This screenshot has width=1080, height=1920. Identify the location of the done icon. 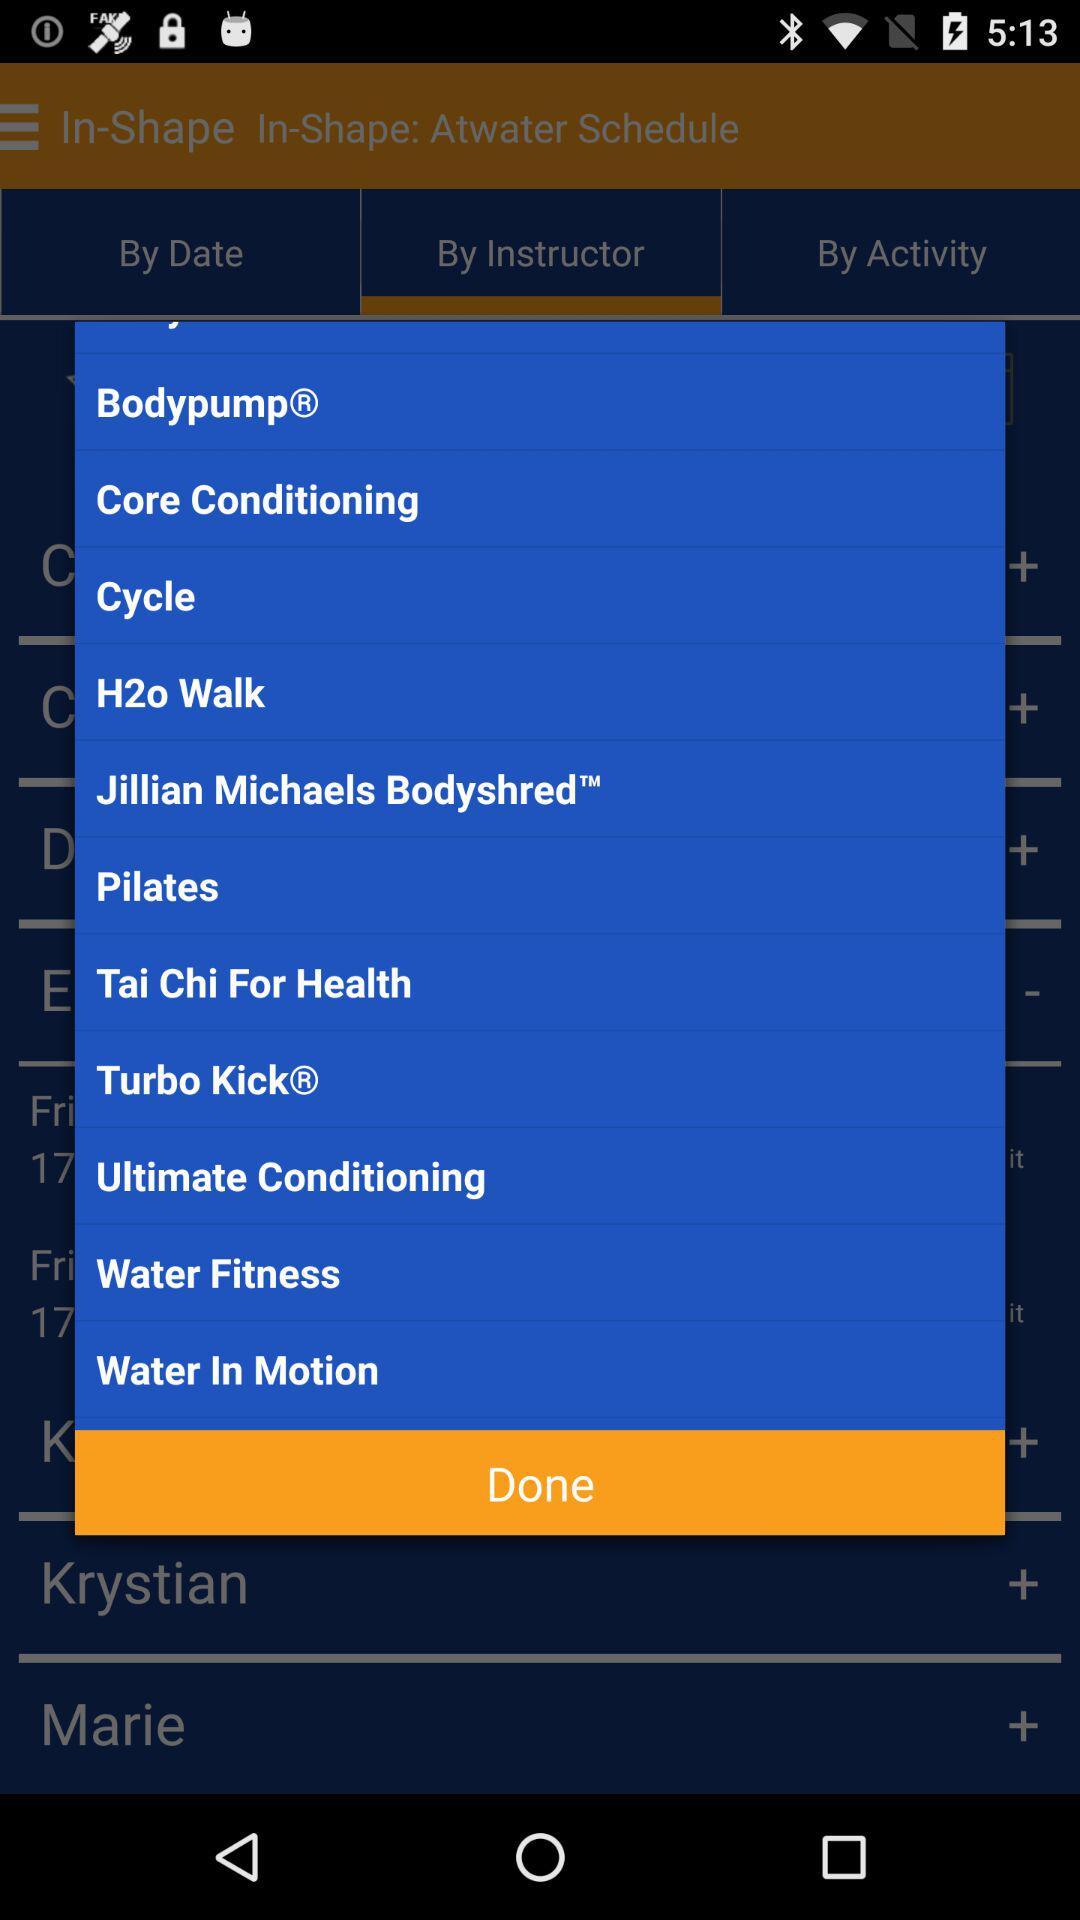
(540, 1482).